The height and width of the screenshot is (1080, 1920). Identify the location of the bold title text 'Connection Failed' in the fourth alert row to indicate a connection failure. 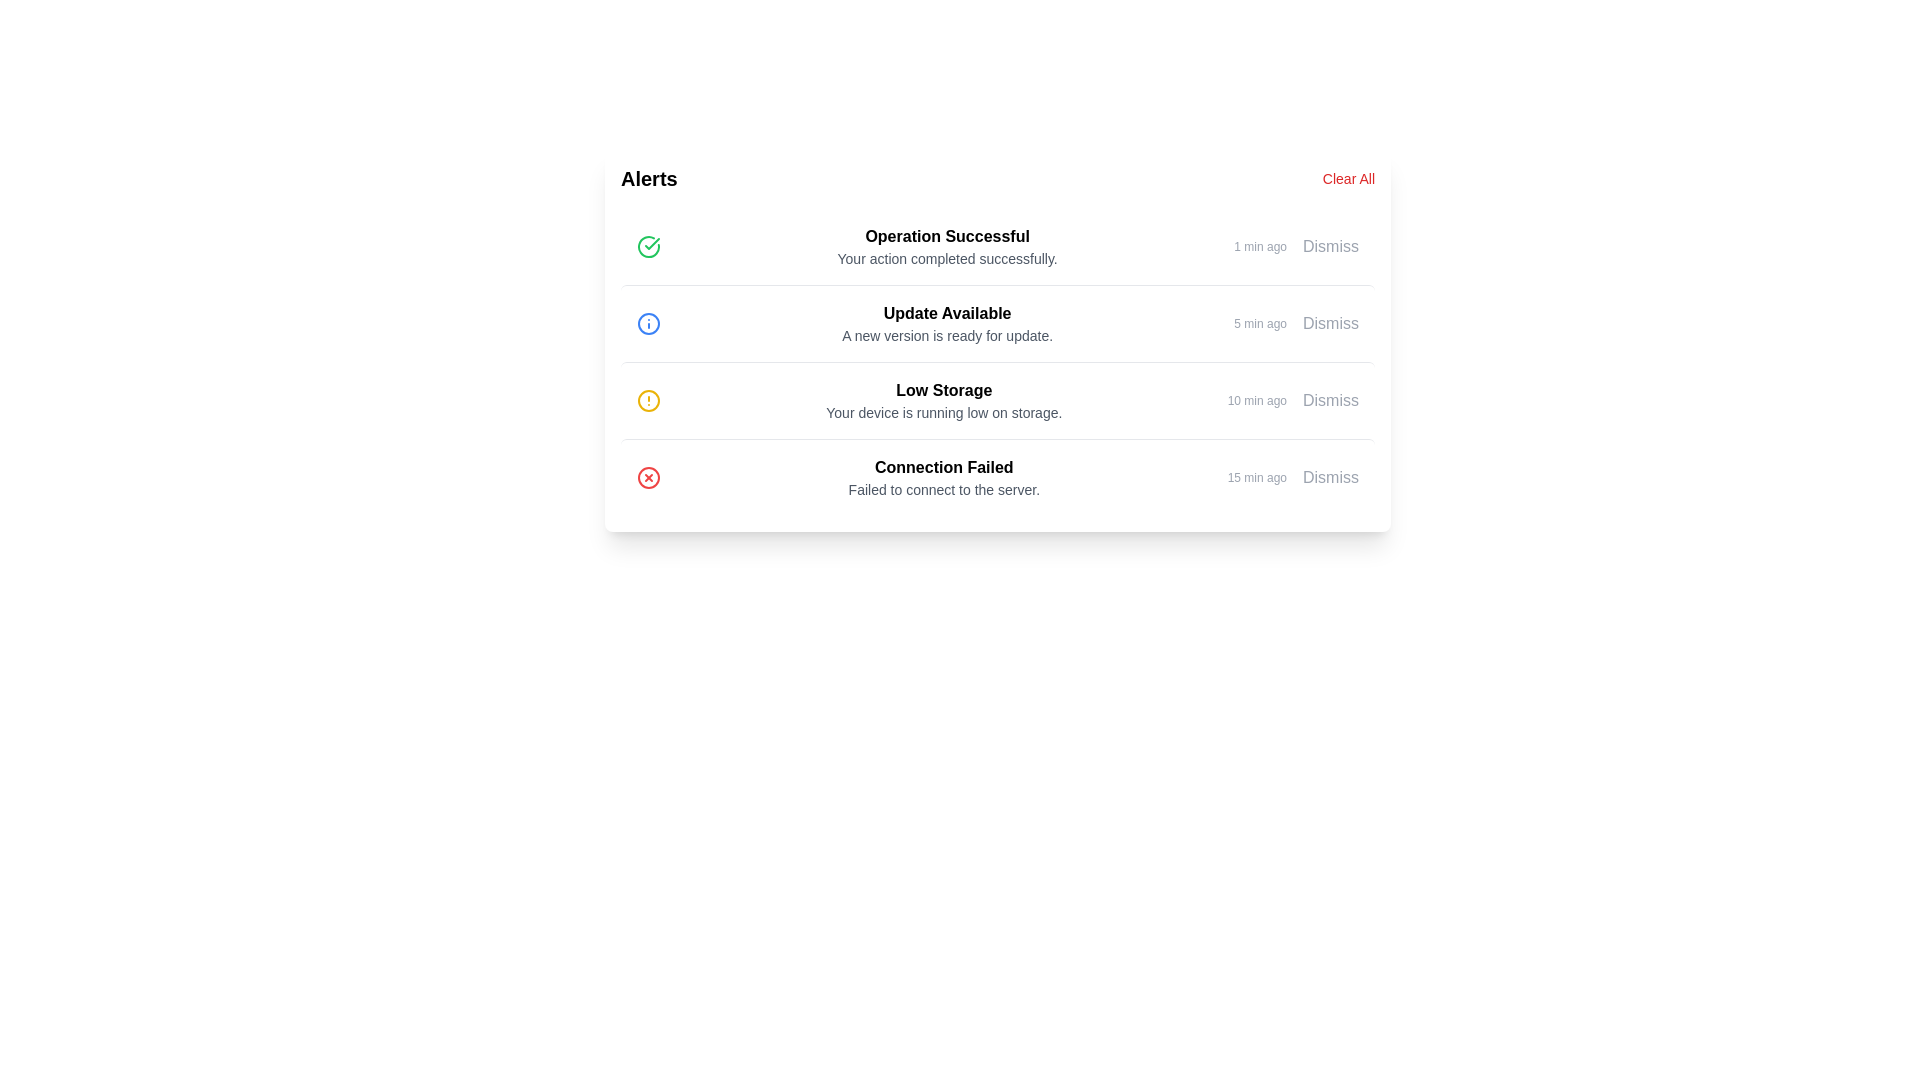
(943, 467).